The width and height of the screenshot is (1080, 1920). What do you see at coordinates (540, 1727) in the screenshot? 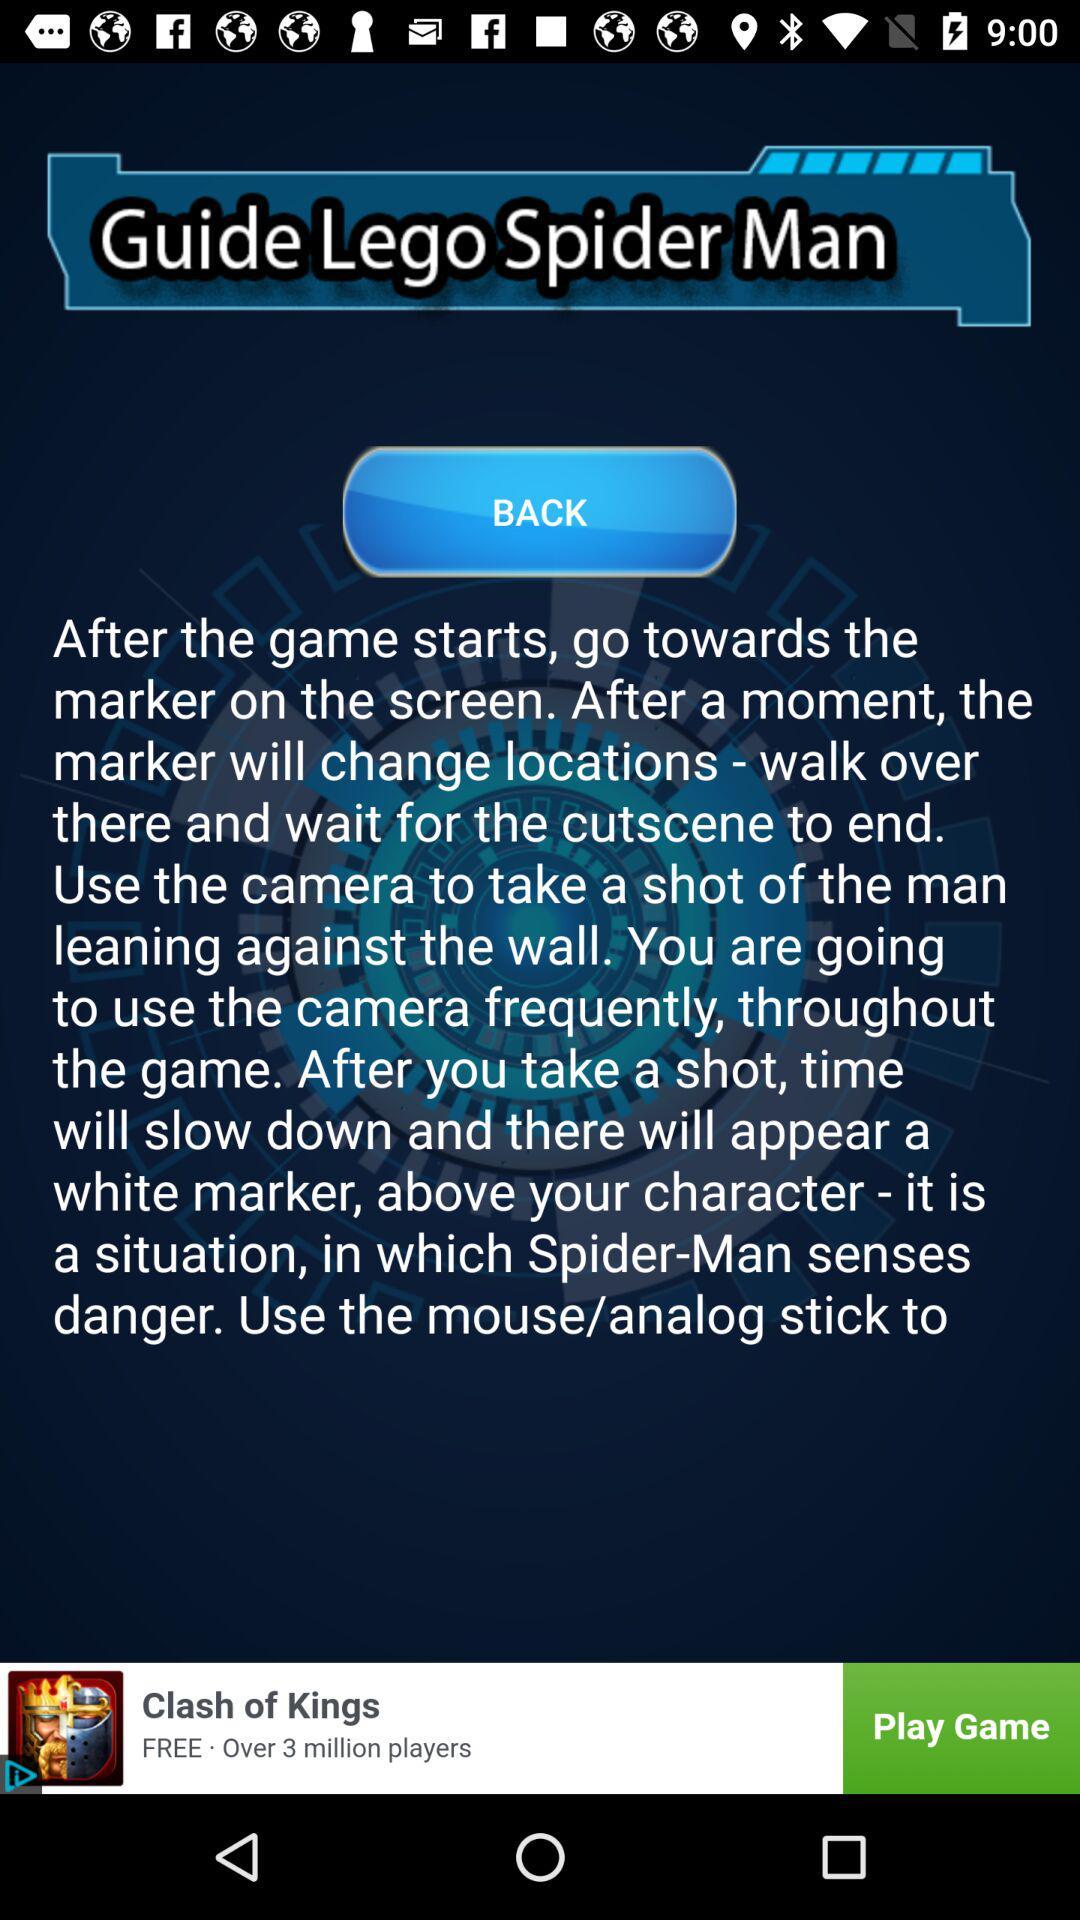
I see `game advertisement` at bounding box center [540, 1727].